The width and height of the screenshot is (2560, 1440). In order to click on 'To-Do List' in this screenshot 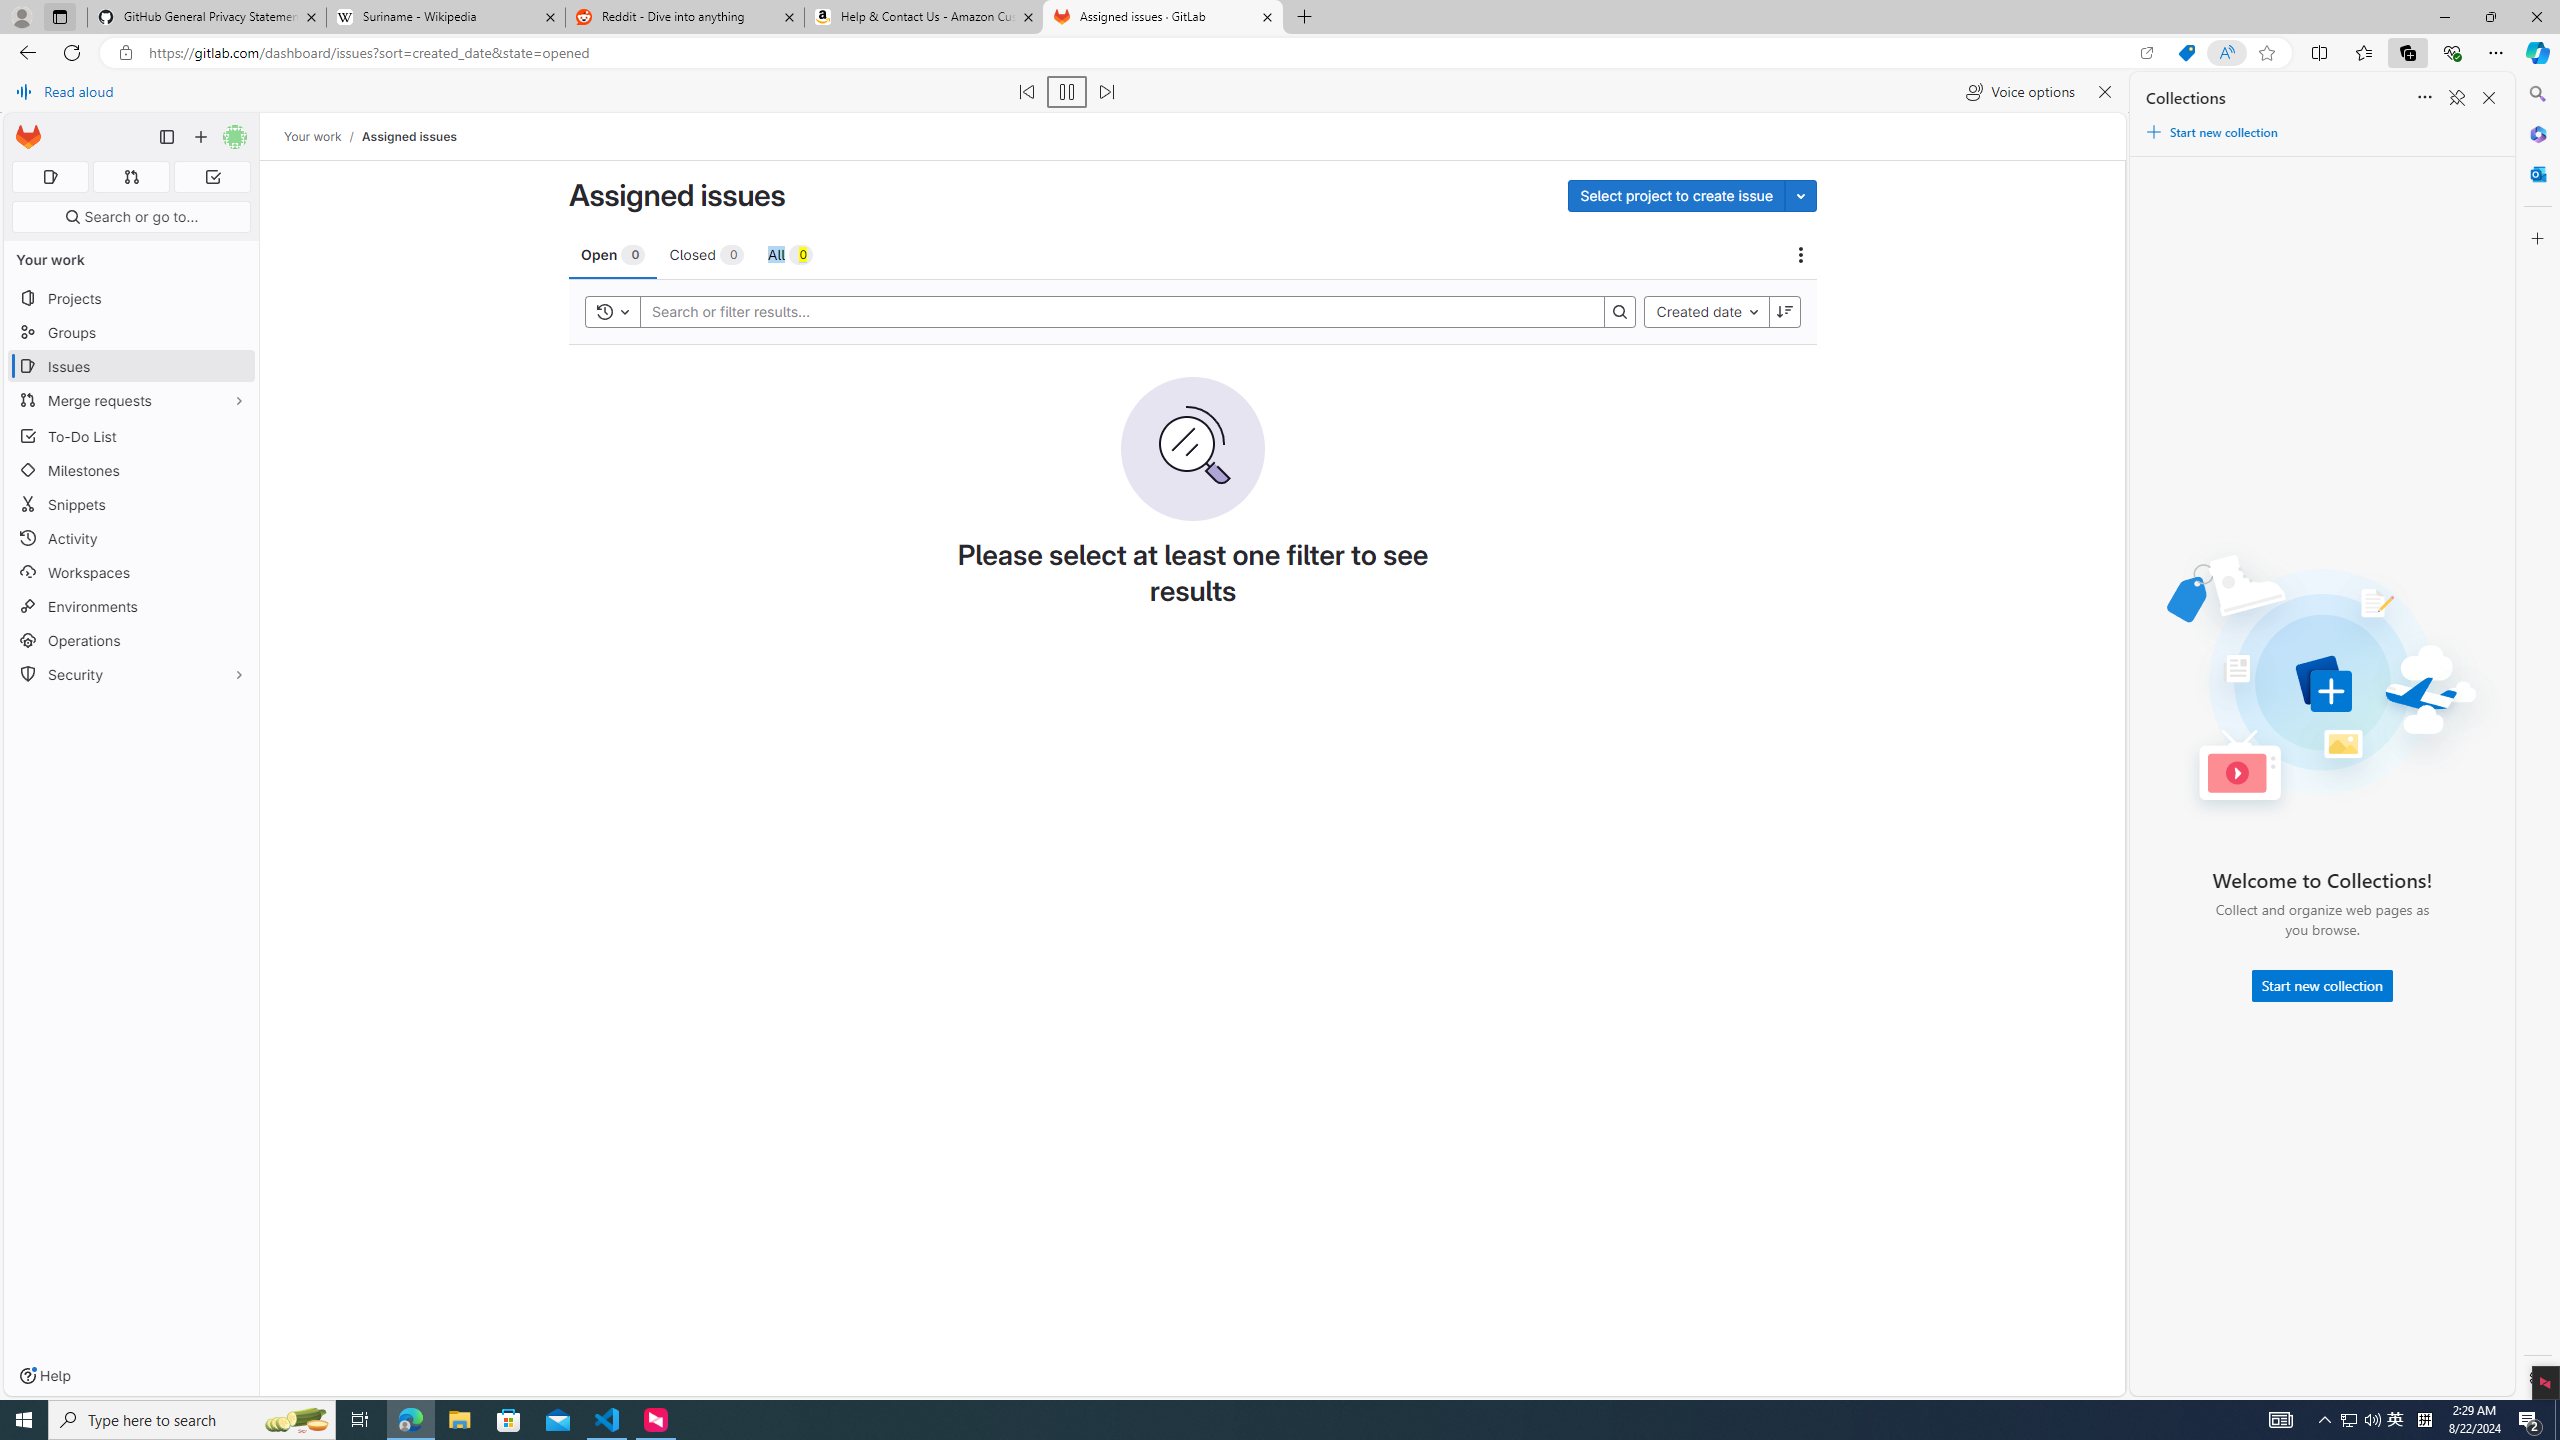, I will do `click(130, 436)`.